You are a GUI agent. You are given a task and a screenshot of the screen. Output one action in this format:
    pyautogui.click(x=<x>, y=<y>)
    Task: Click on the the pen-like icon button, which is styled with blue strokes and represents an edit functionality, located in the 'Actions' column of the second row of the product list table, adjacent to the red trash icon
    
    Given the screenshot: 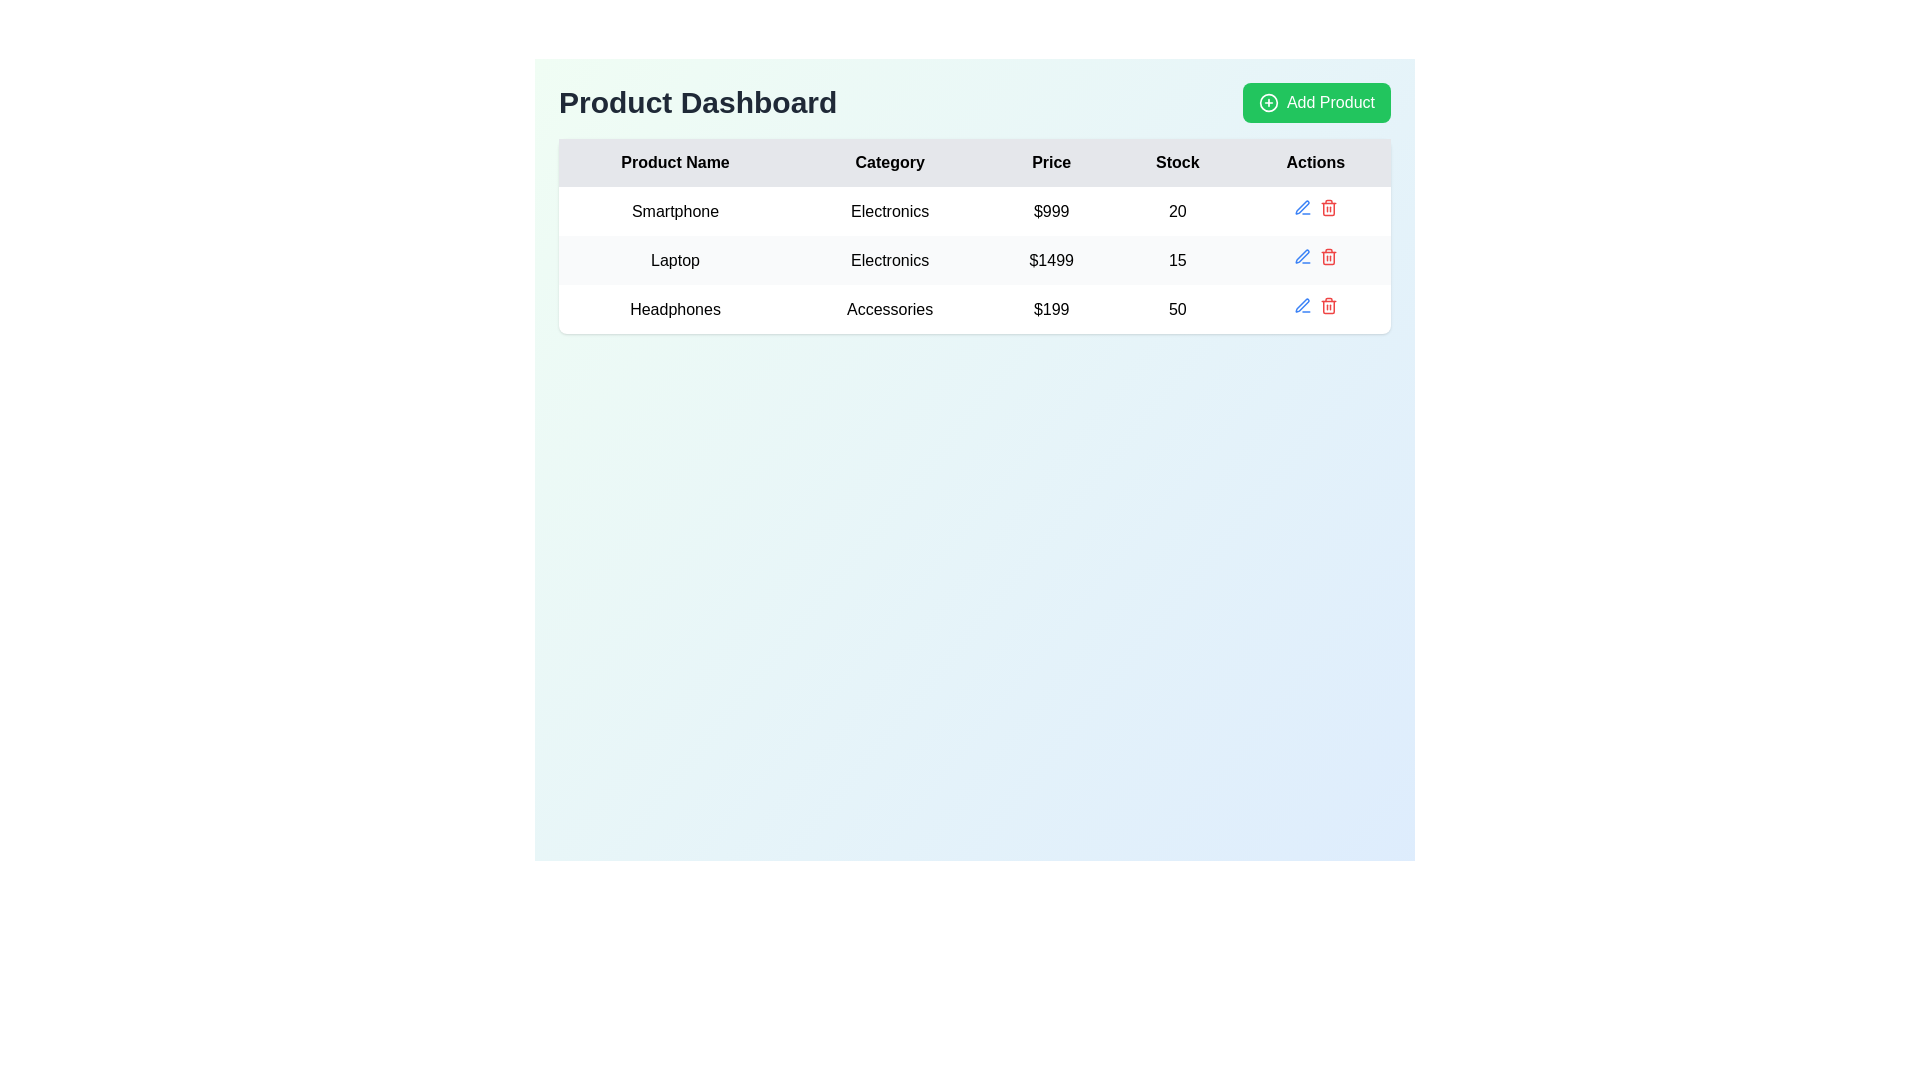 What is the action you would take?
    pyautogui.click(x=1302, y=207)
    